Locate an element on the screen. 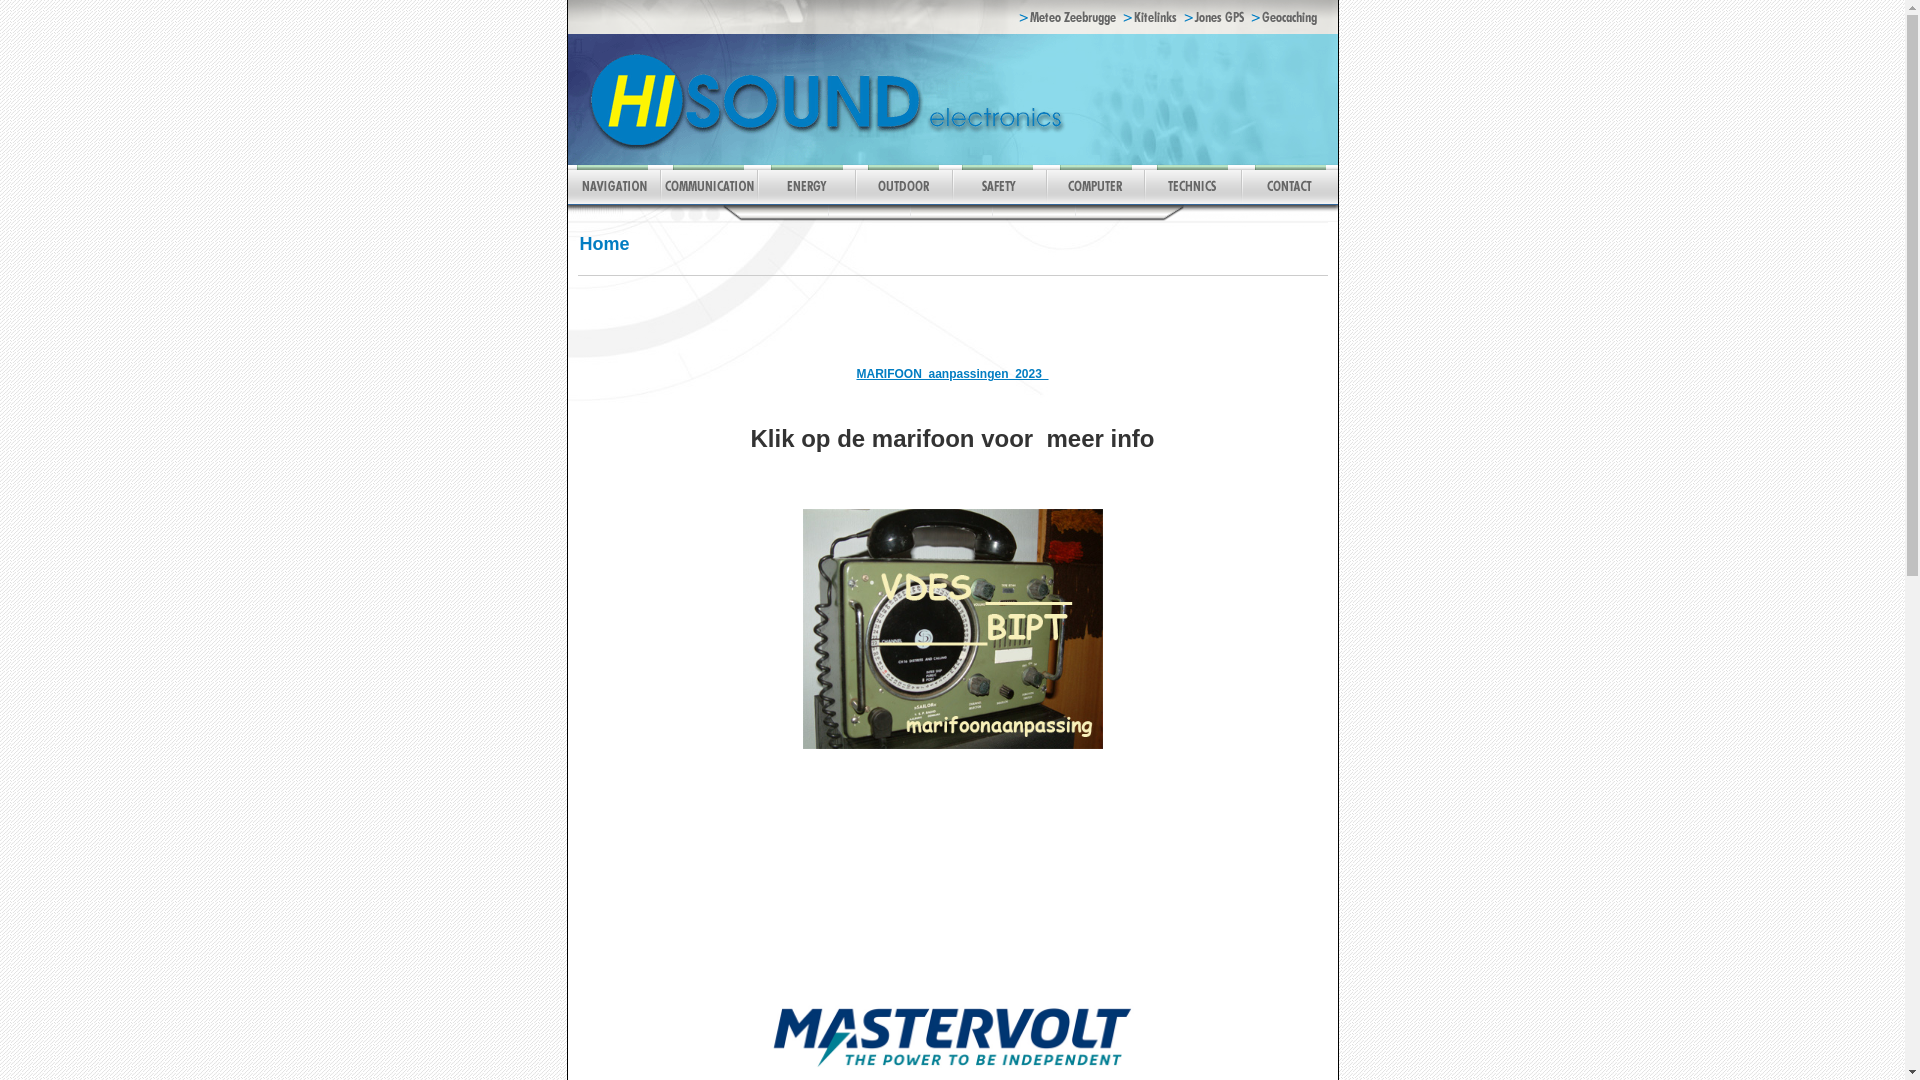 The image size is (1920, 1080). 'Communication' is located at coordinates (660, 200).